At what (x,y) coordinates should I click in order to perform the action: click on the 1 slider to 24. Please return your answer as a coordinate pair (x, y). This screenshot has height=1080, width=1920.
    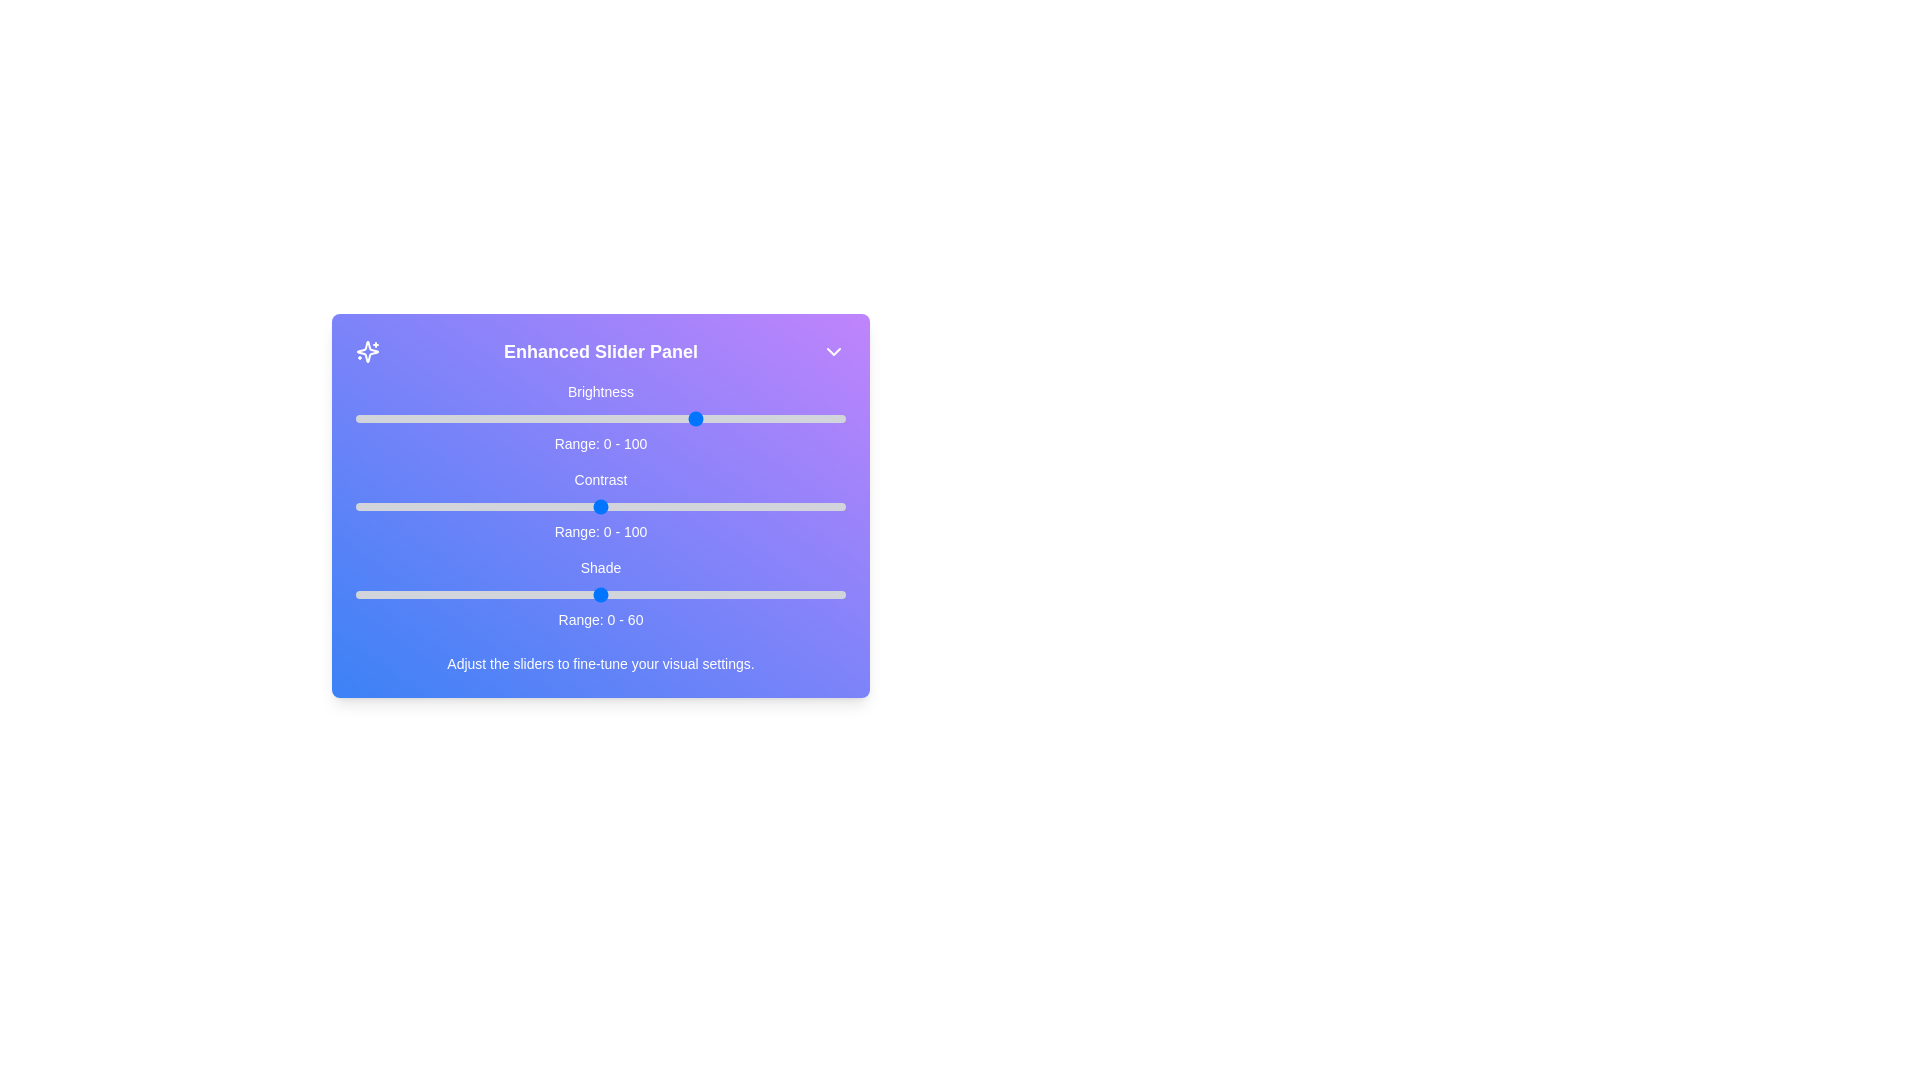
    Looking at the image, I should click on (472, 505).